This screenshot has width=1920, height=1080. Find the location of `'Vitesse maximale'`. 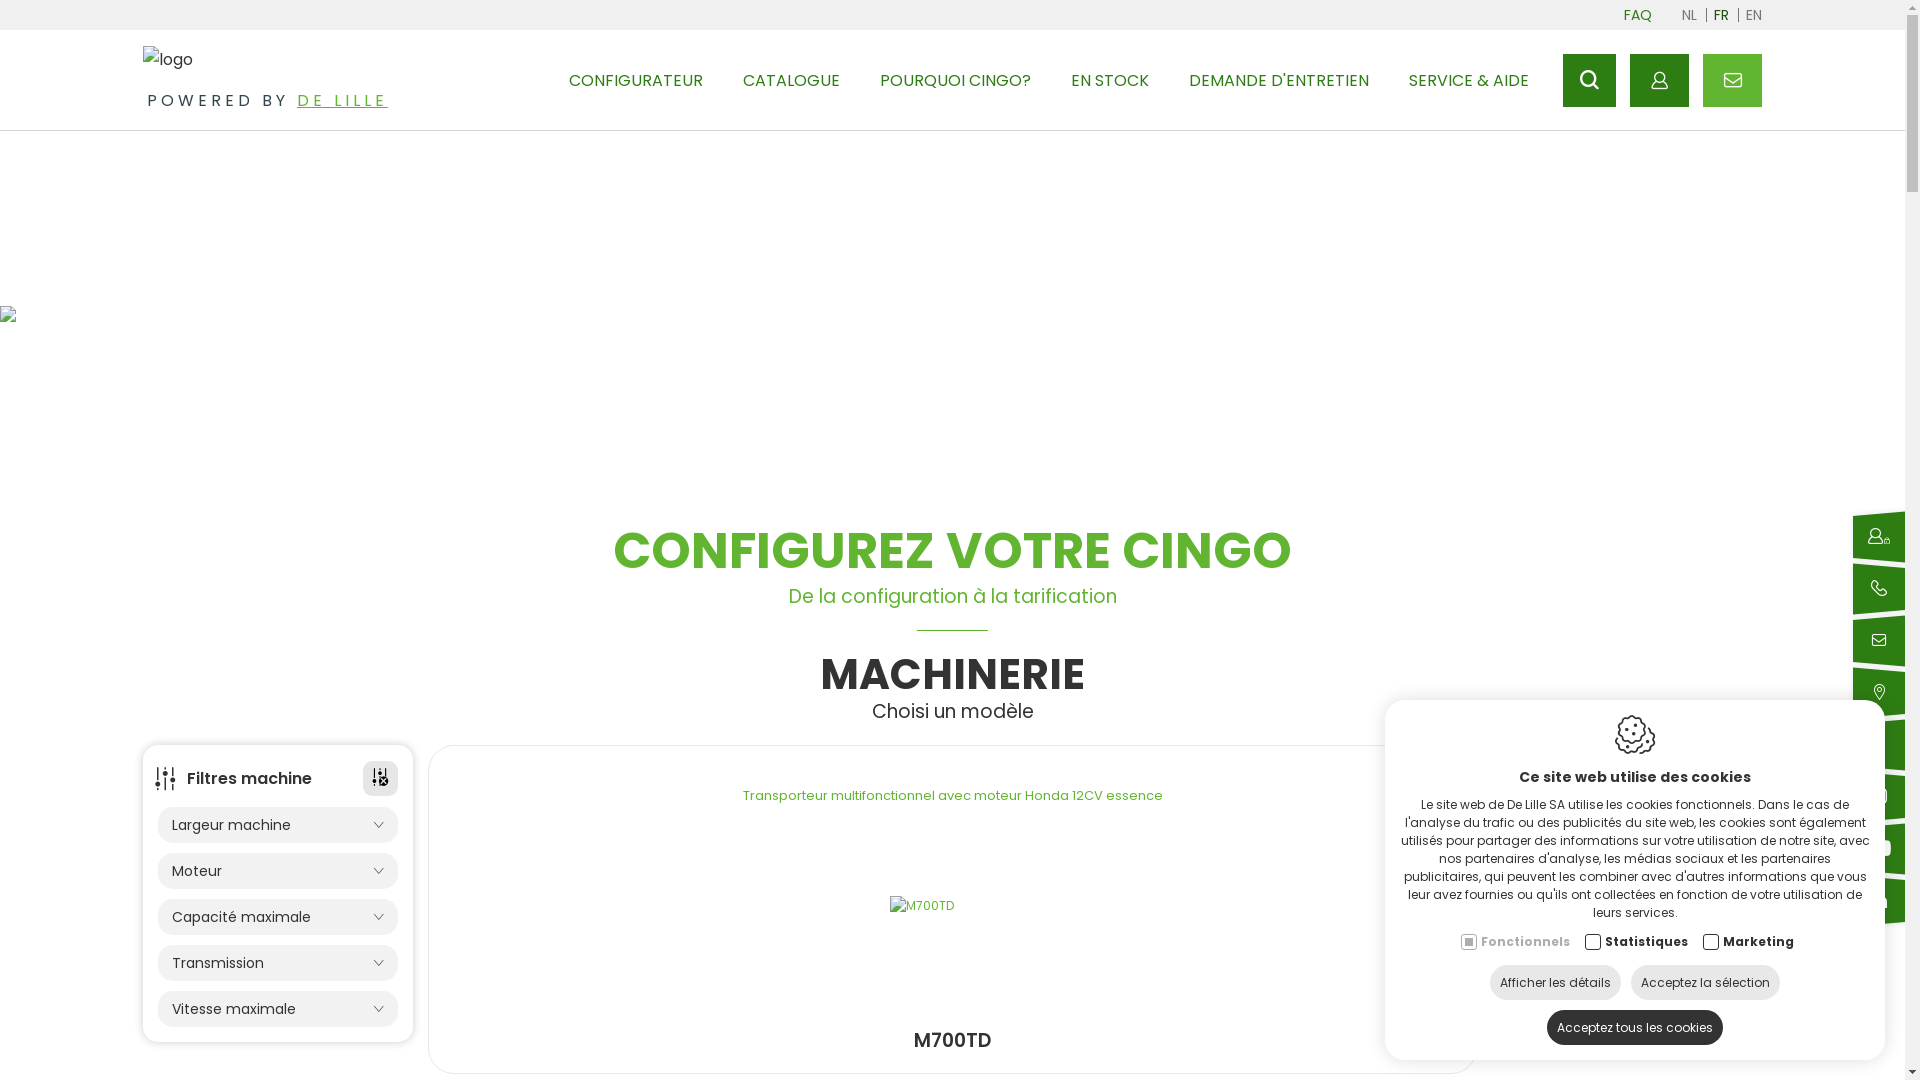

'Vitesse maximale' is located at coordinates (157, 1009).